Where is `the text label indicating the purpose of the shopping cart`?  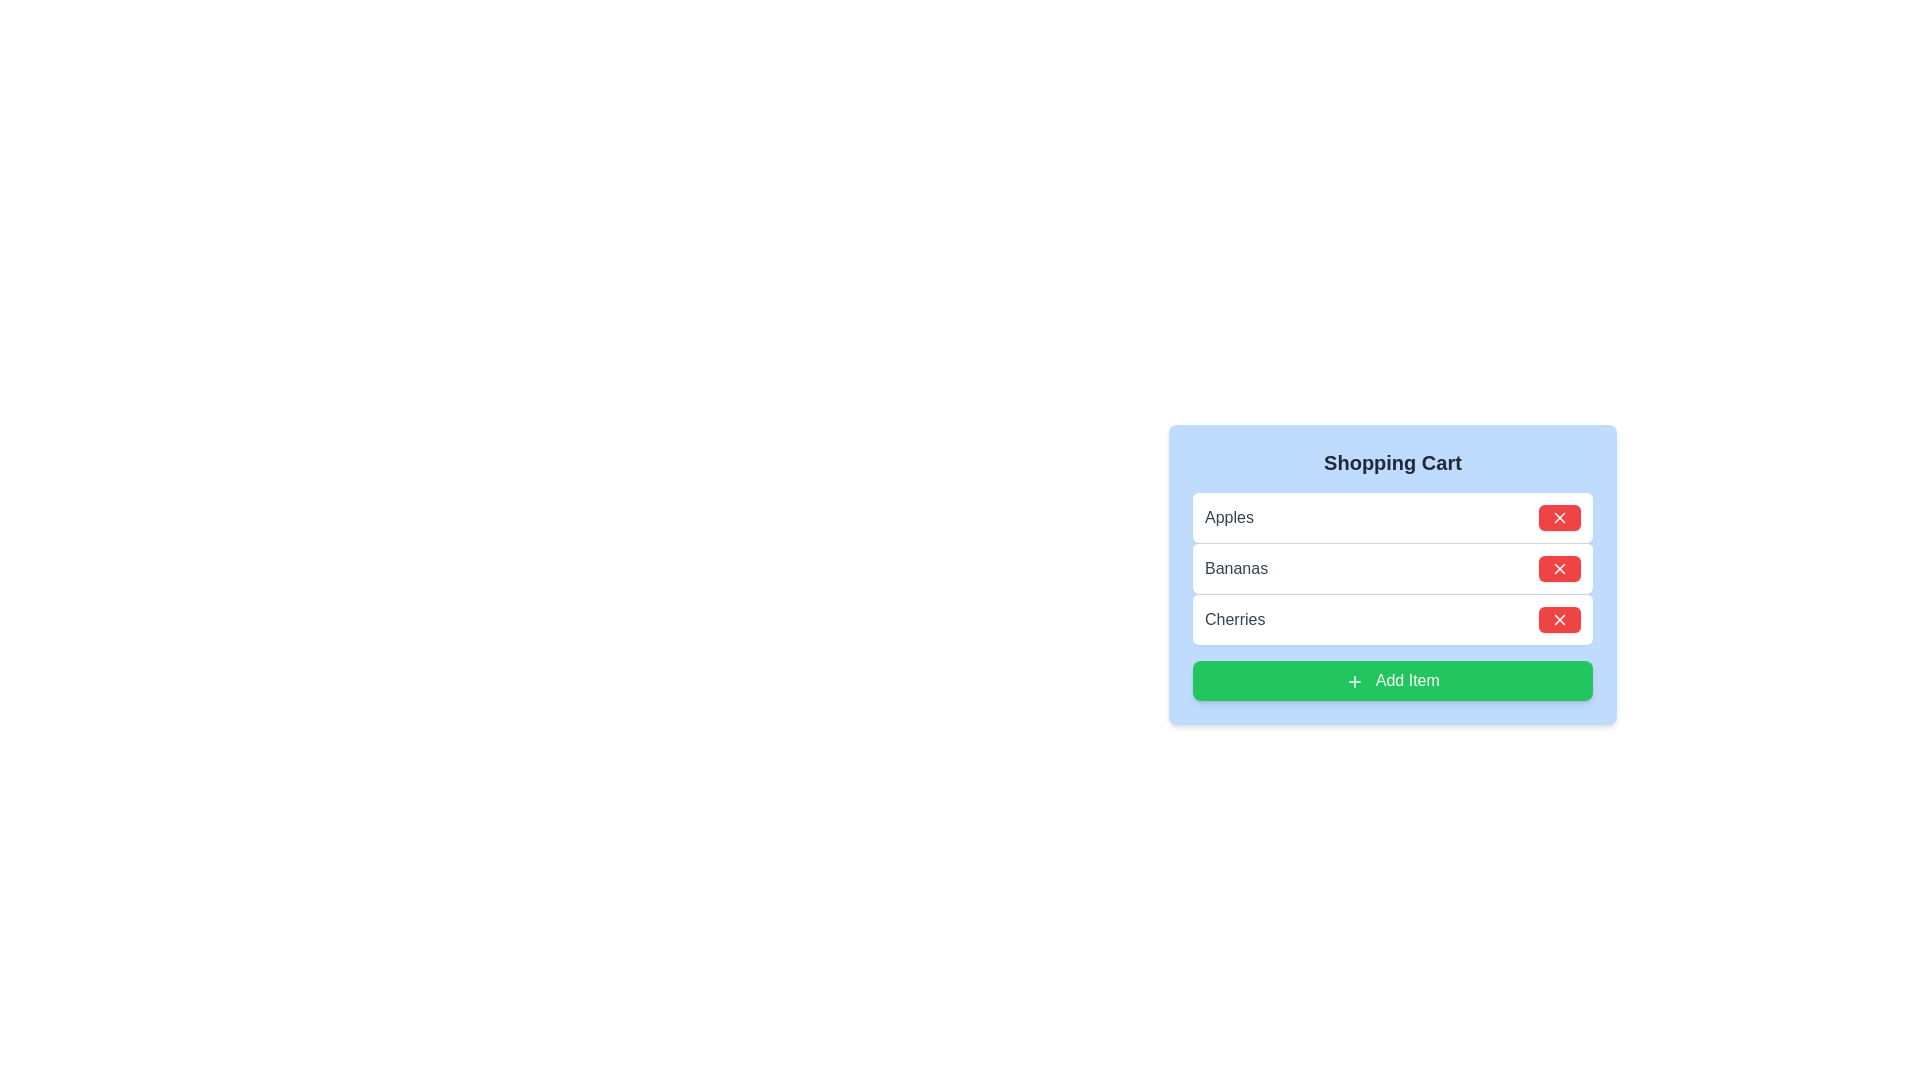
the text label indicating the purpose of the shopping cart is located at coordinates (1391, 462).